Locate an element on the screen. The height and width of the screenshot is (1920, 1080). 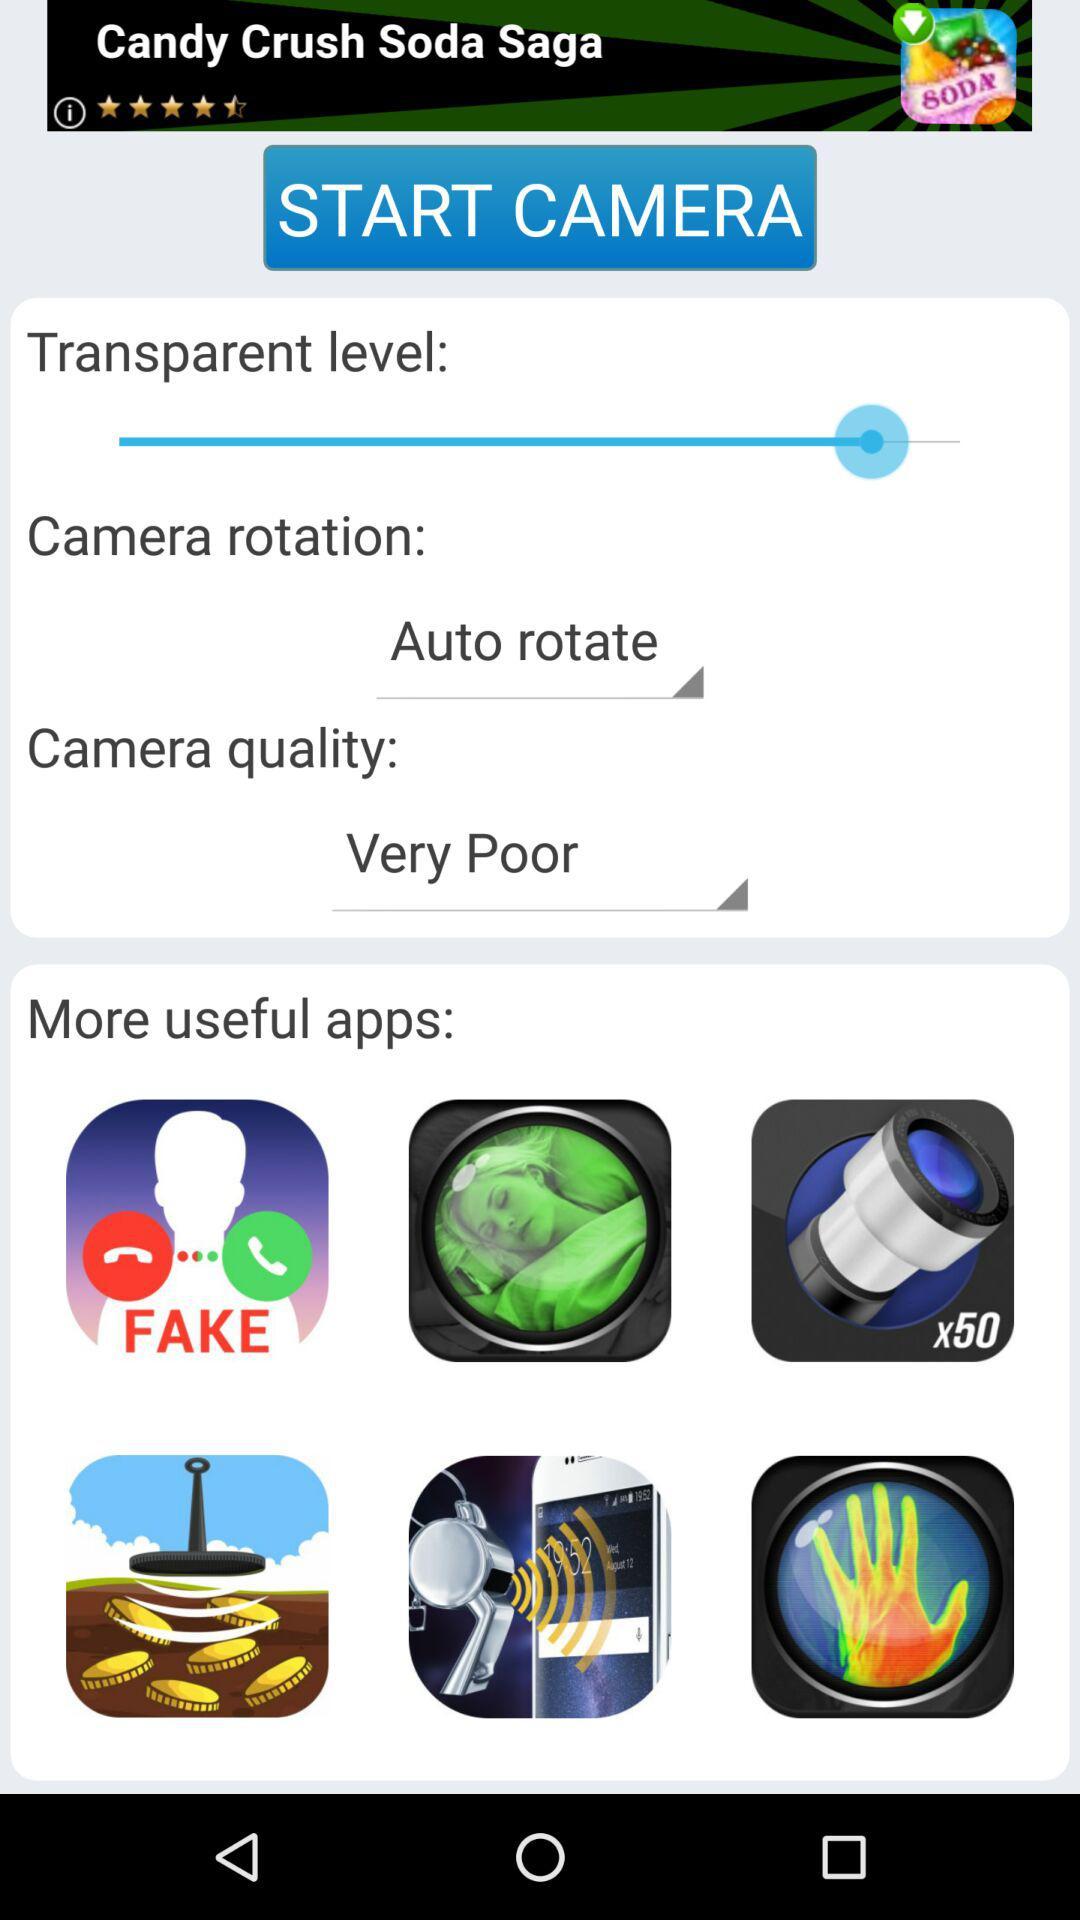
advertisement for another app is located at coordinates (197, 1229).